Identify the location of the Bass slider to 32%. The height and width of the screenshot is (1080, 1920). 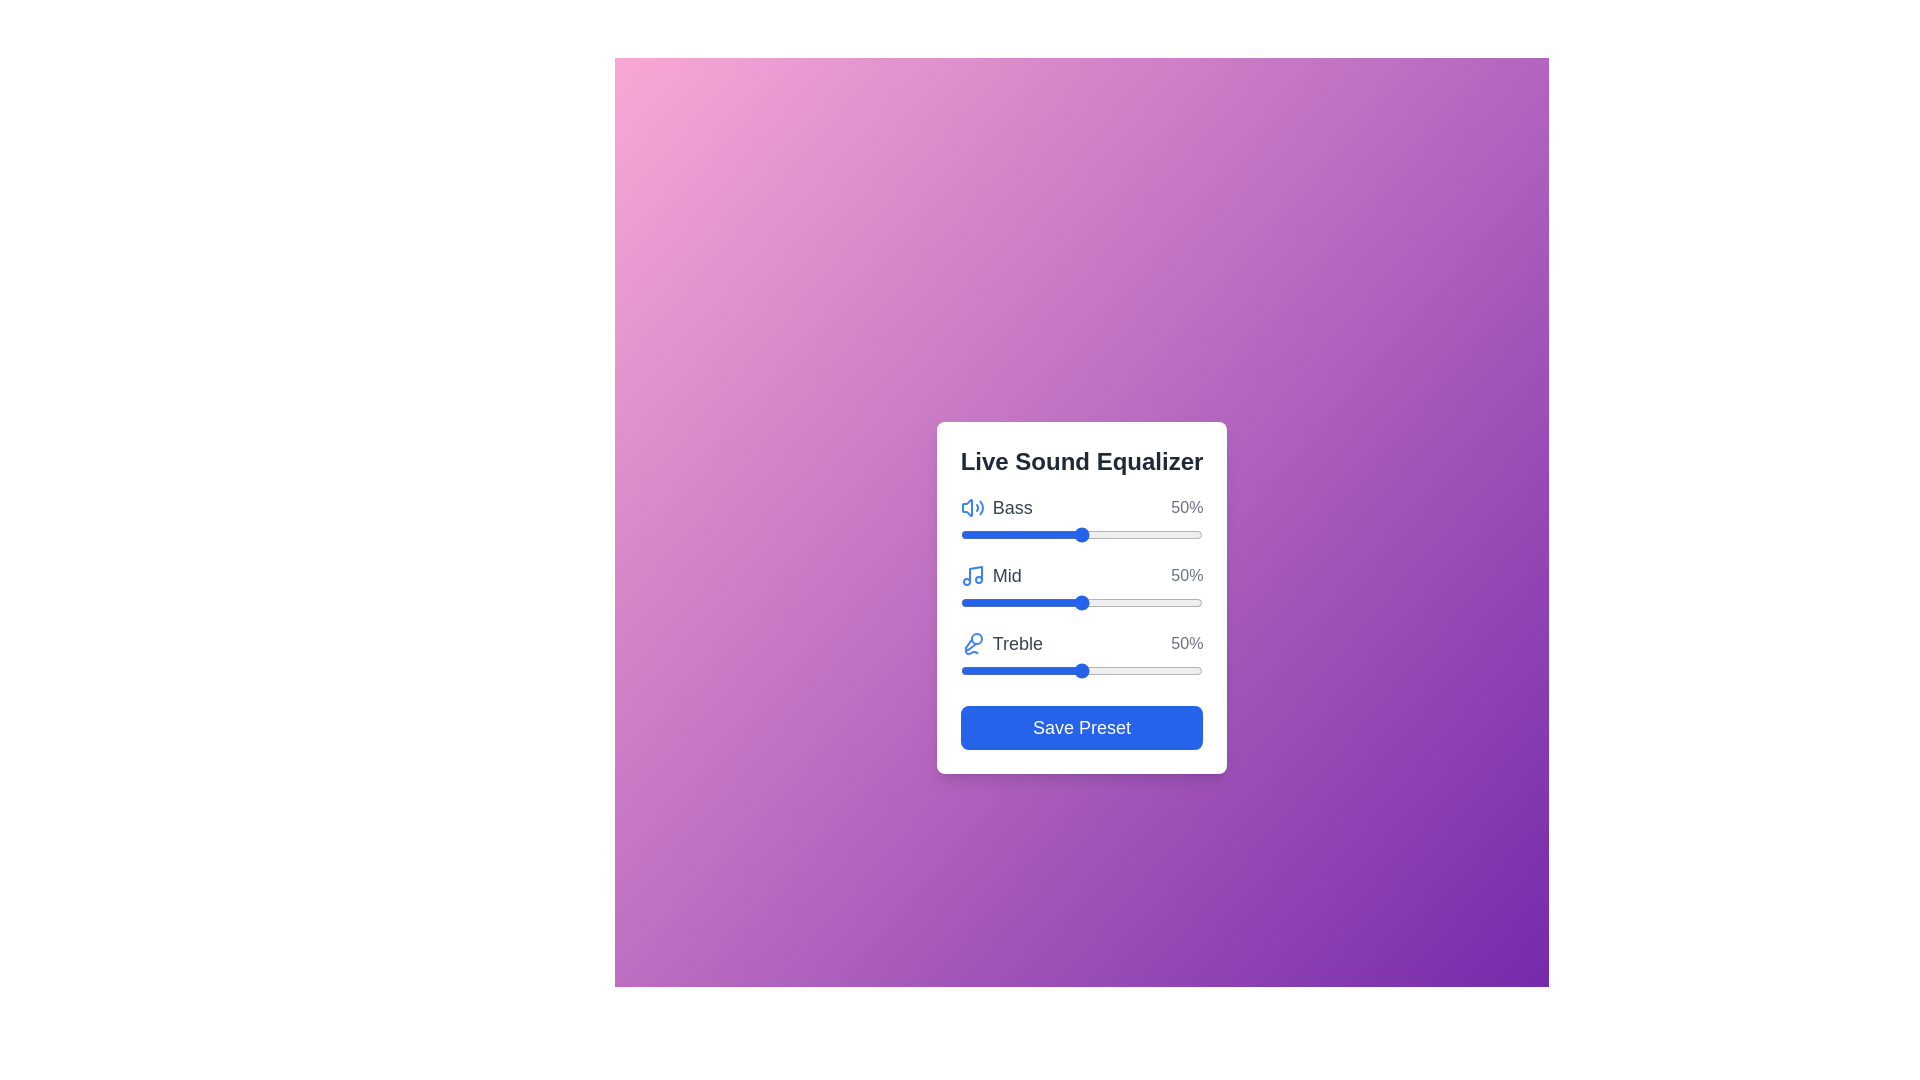
(1038, 534).